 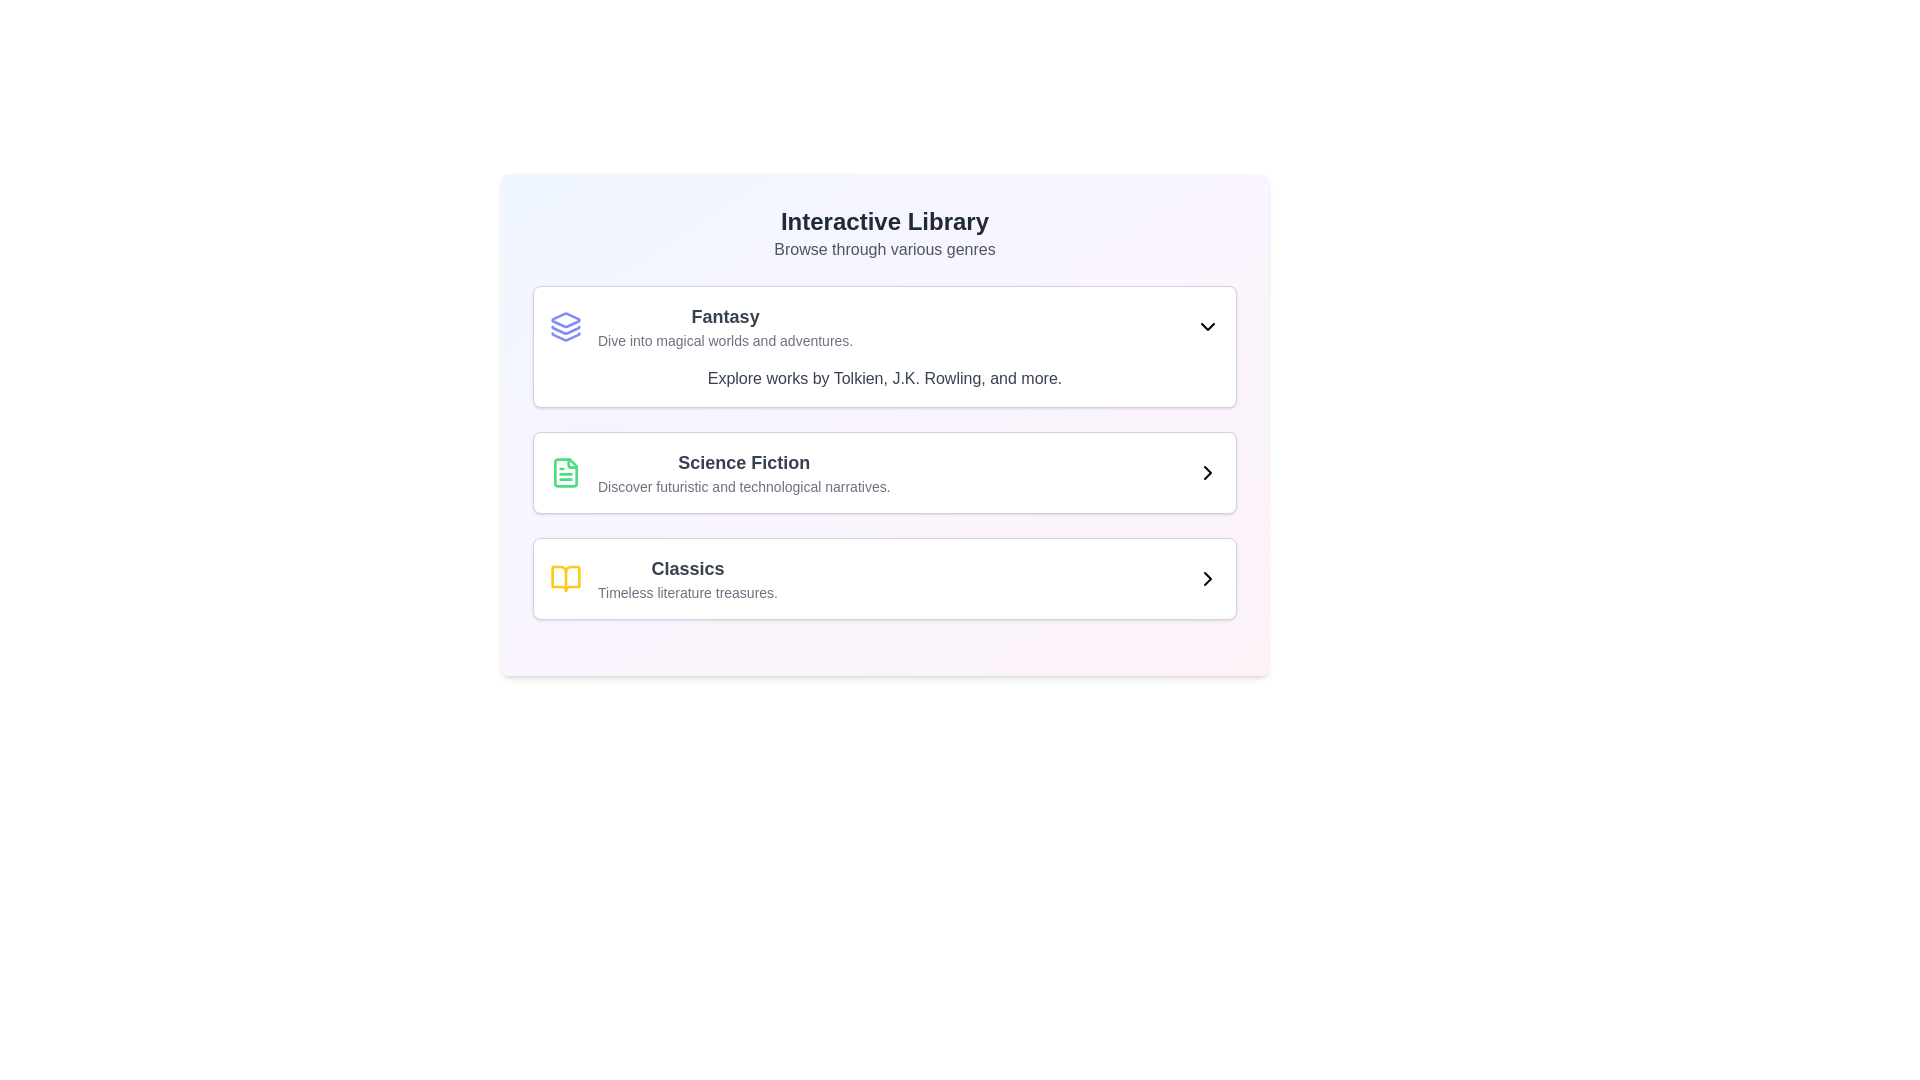 I want to click on the small rightward-pointing chevron icon located, so click(x=1207, y=473).